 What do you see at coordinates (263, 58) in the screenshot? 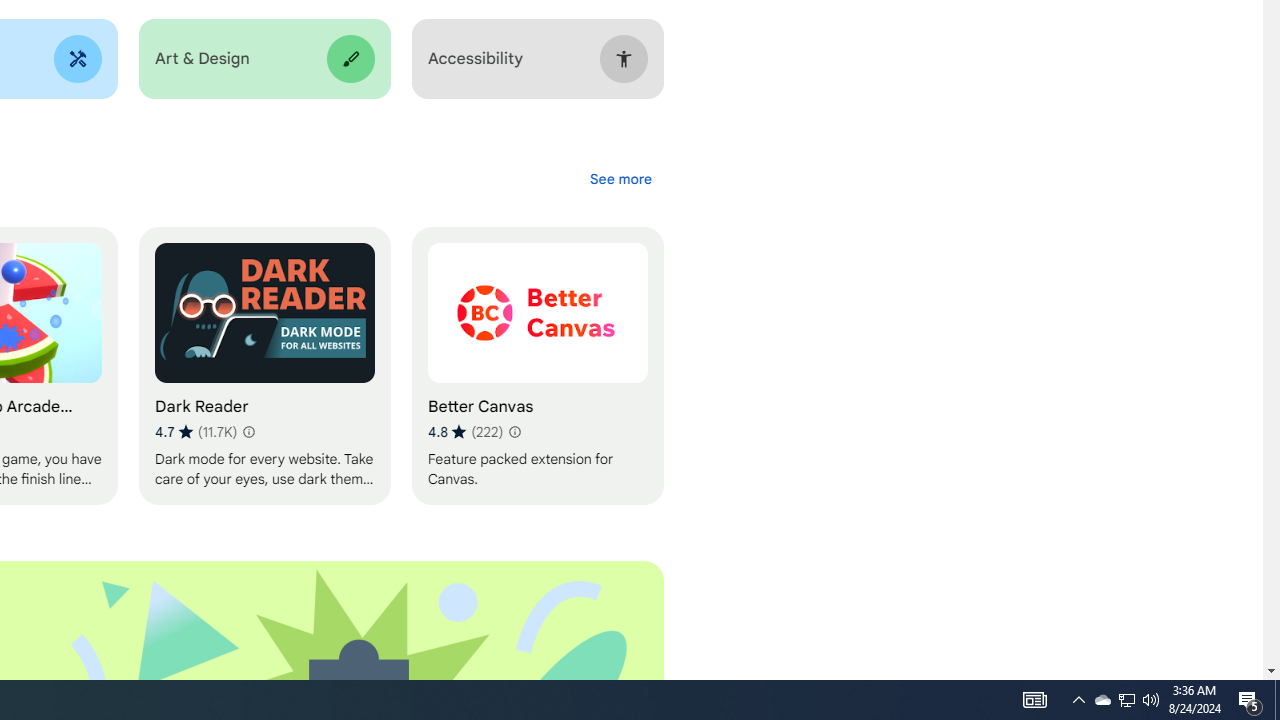
I see `'Art & Design'` at bounding box center [263, 58].